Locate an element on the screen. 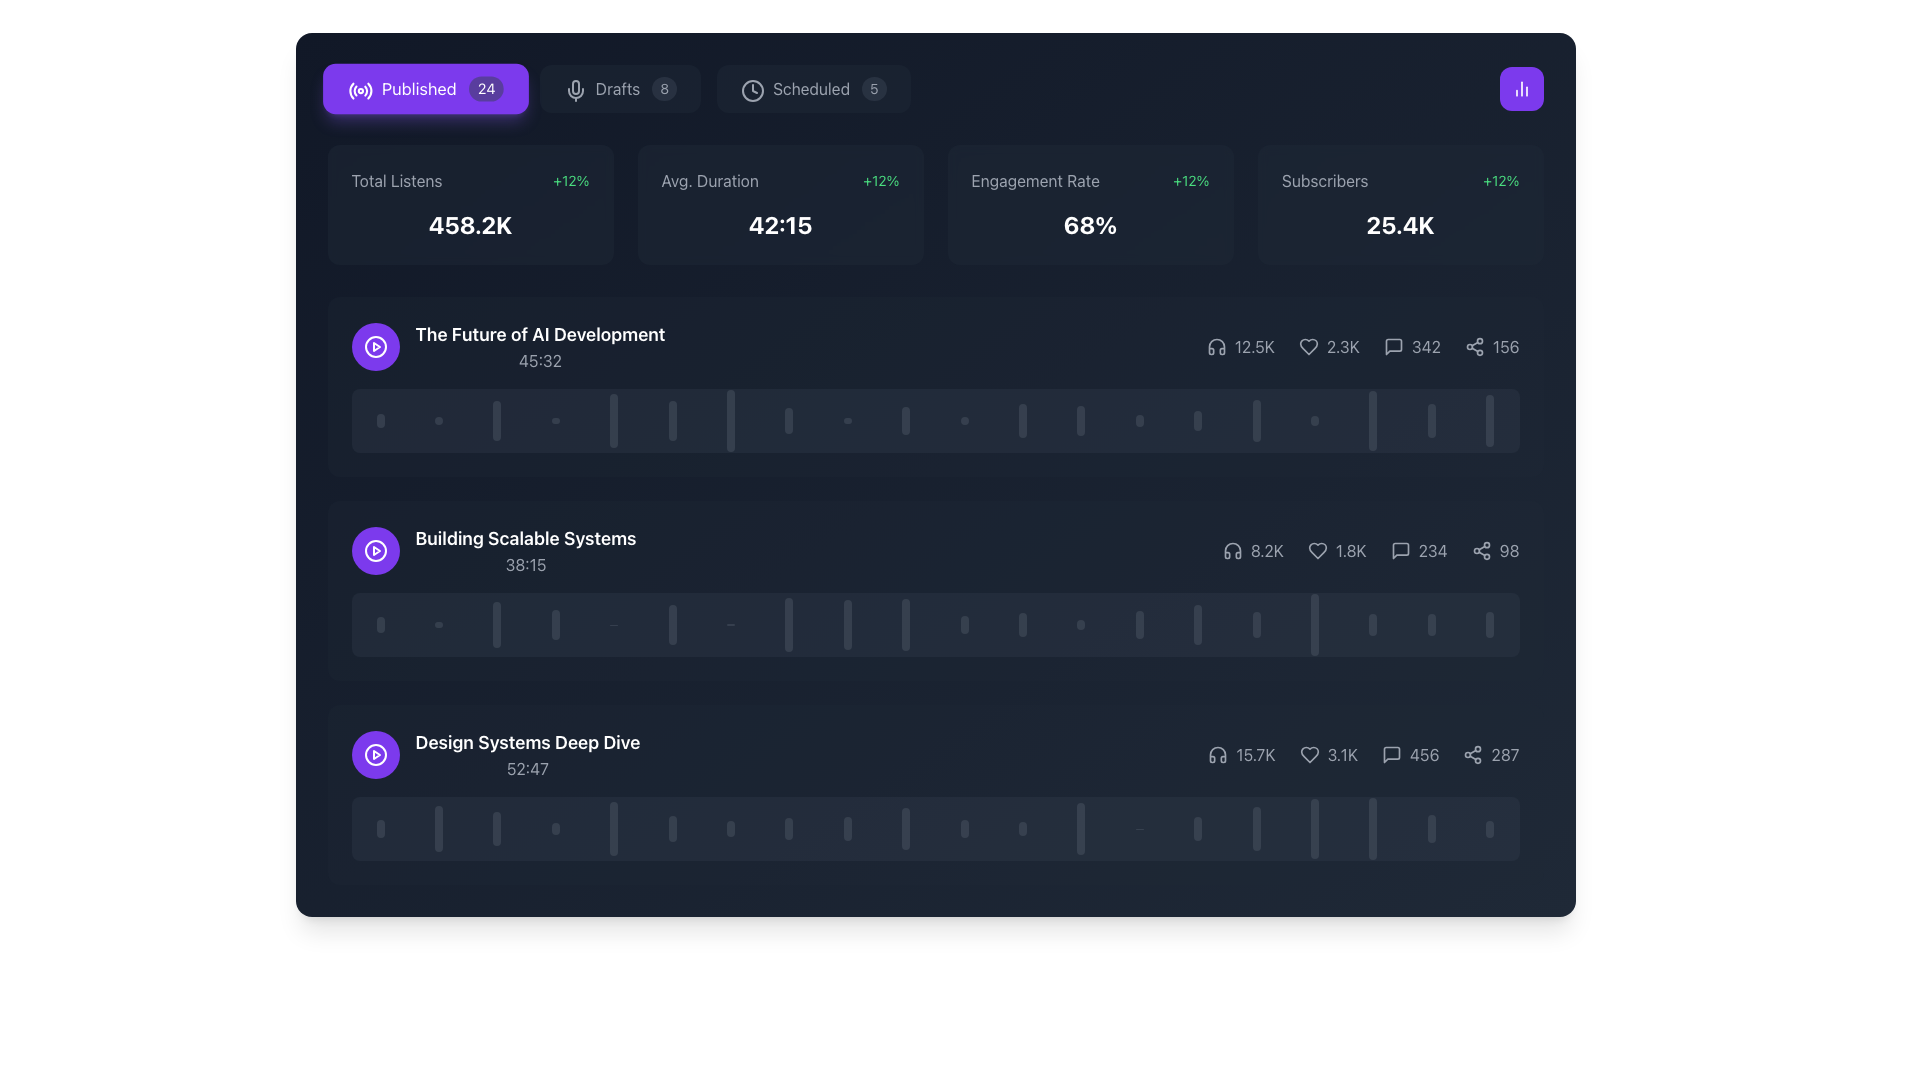  the first visual indicator (a small vertical bar with rounded edges, semi-transparent dark gray color) located to the left in the horizontal bar below the title 'The Future of AI Development' is located at coordinates (380, 419).